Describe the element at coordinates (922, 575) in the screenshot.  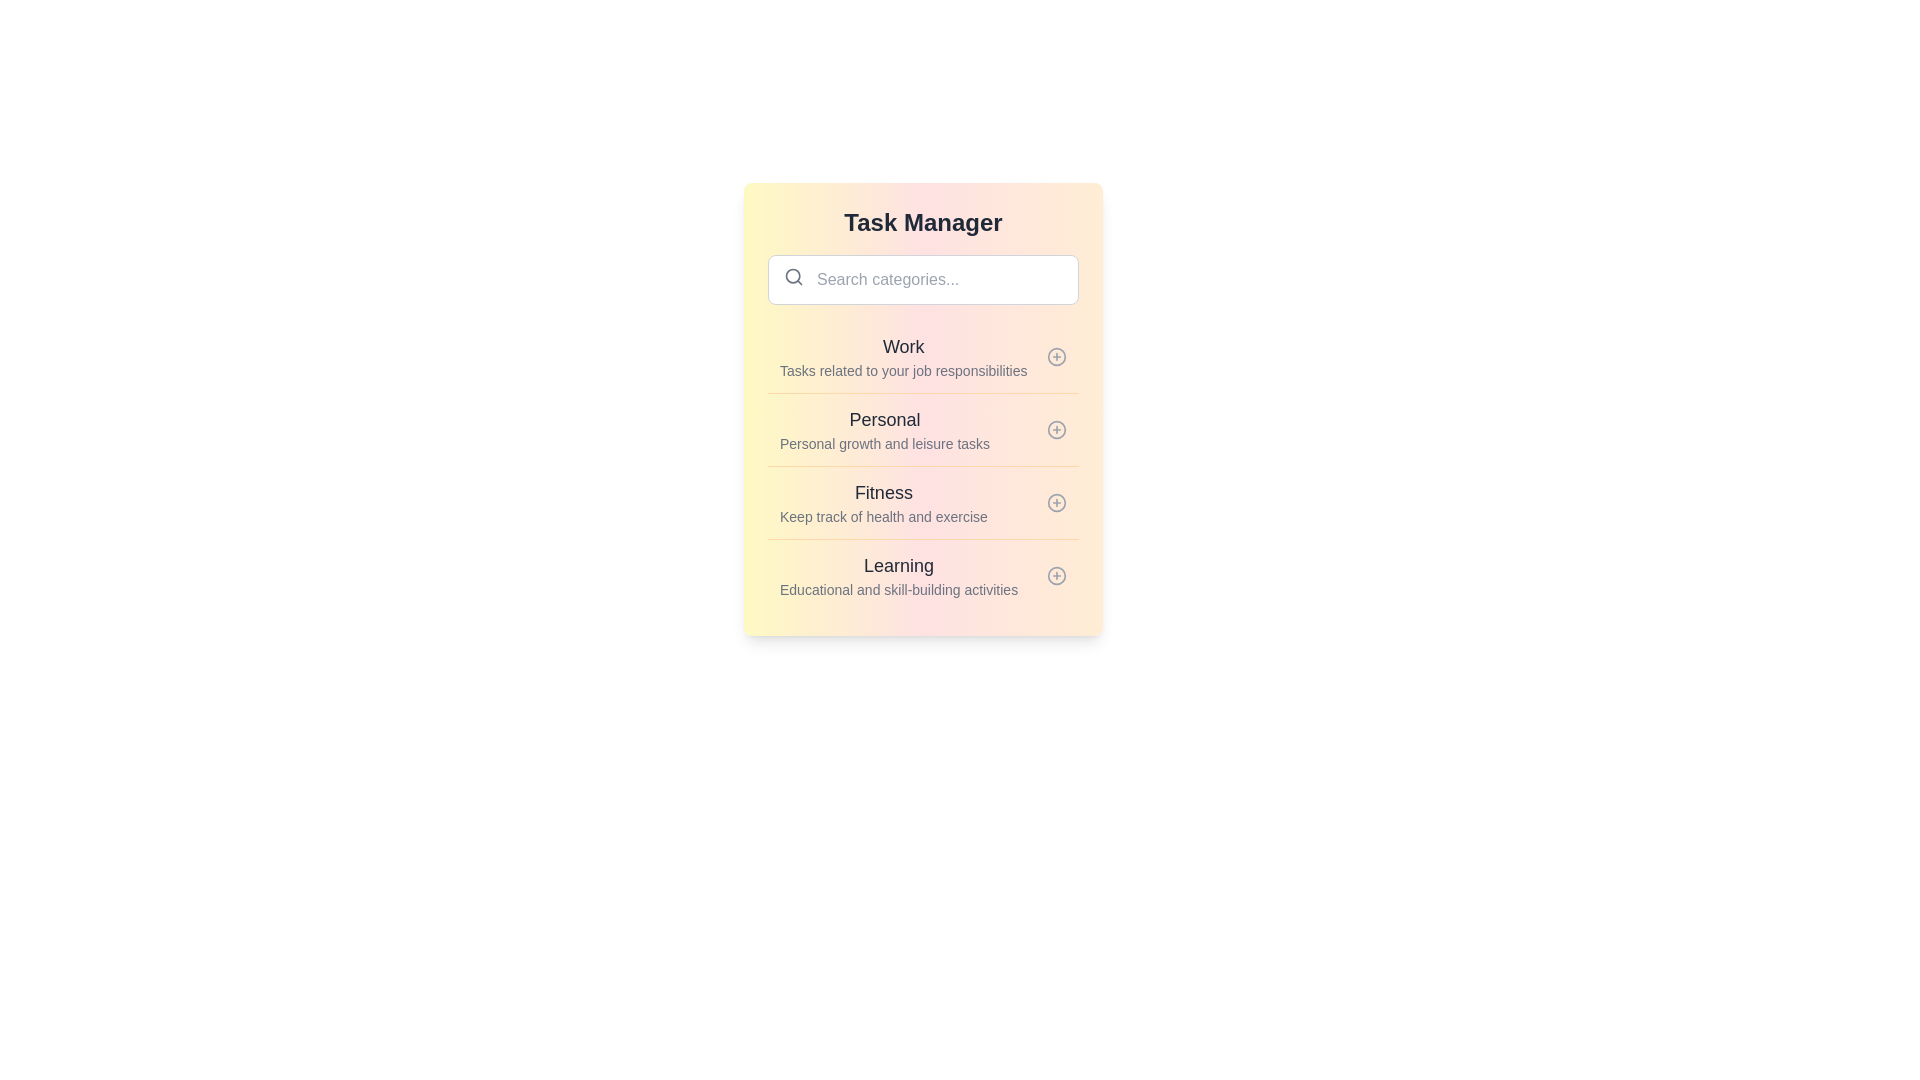
I see `the fourth list item titled 'Learning' with a description 'Educational and skill-building activities'` at that location.